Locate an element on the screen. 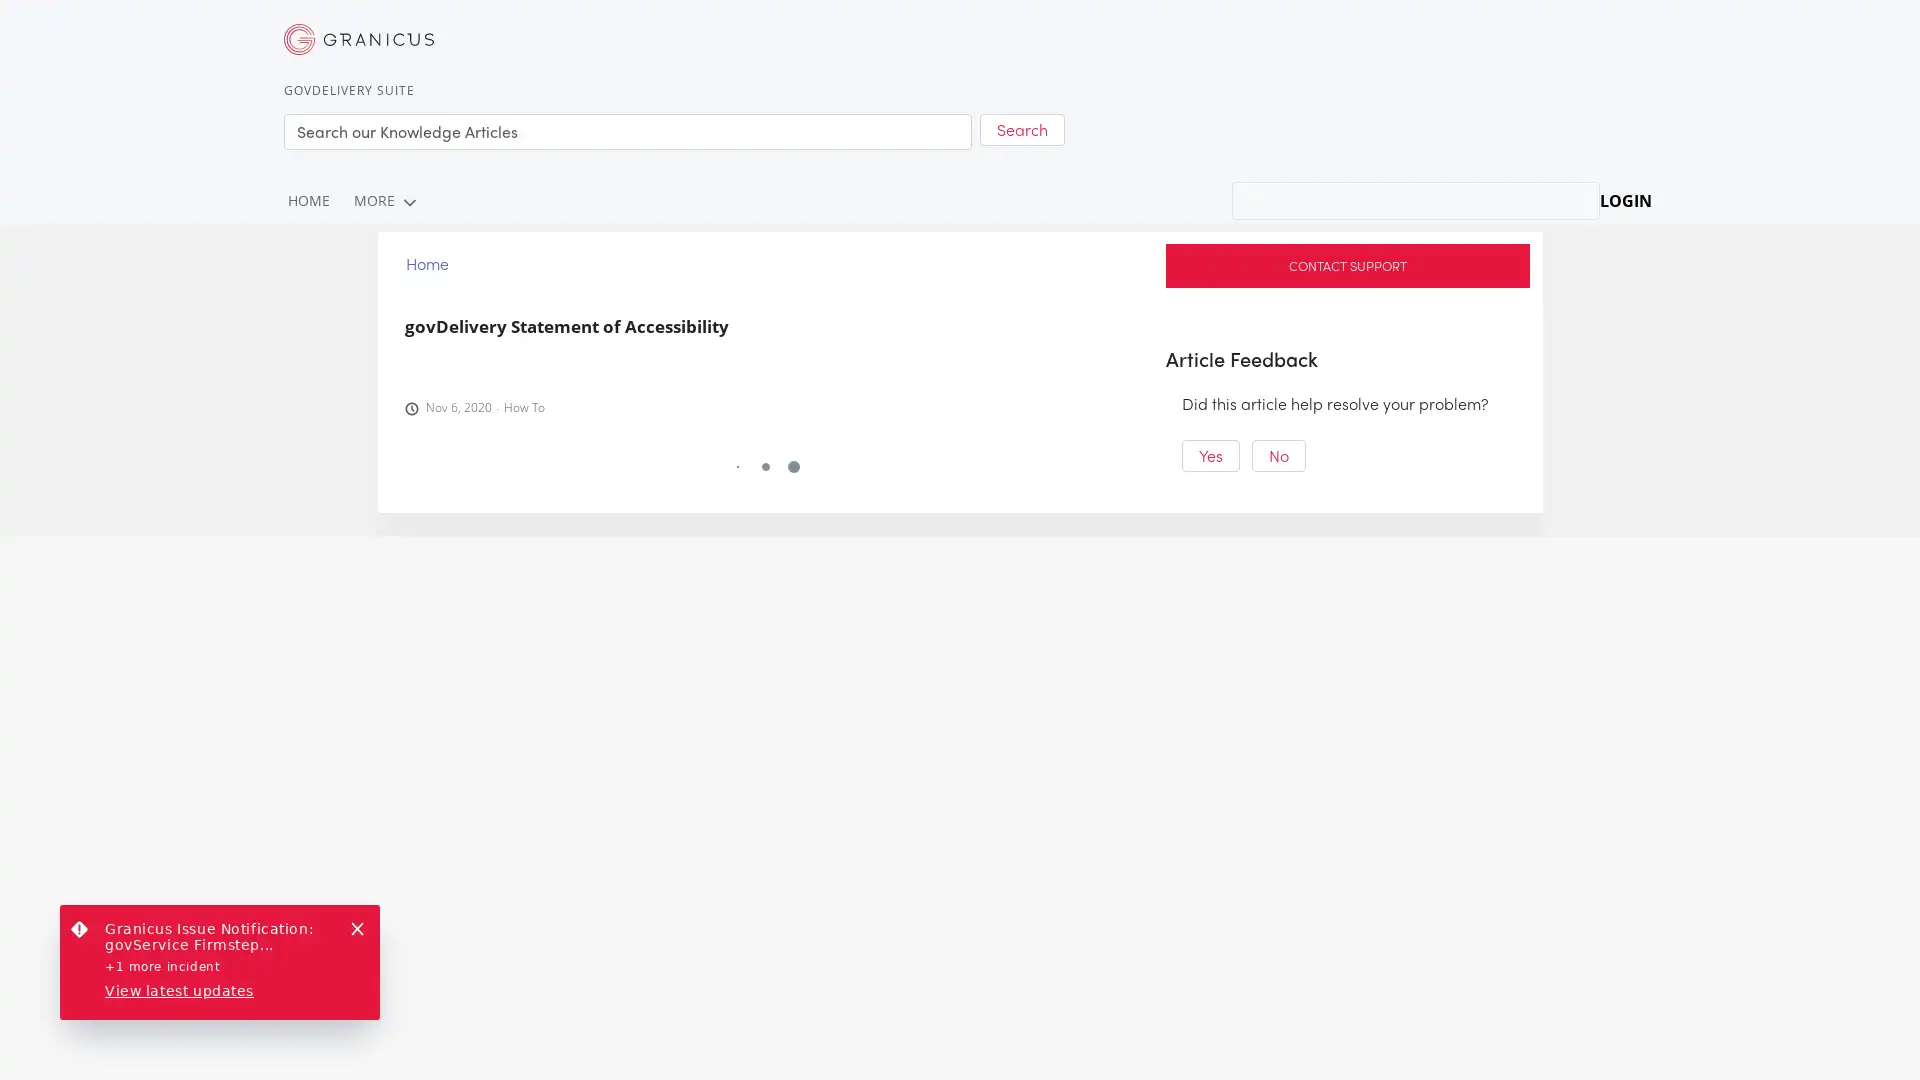 The width and height of the screenshot is (1920, 1080). Yes is located at coordinates (1209, 455).